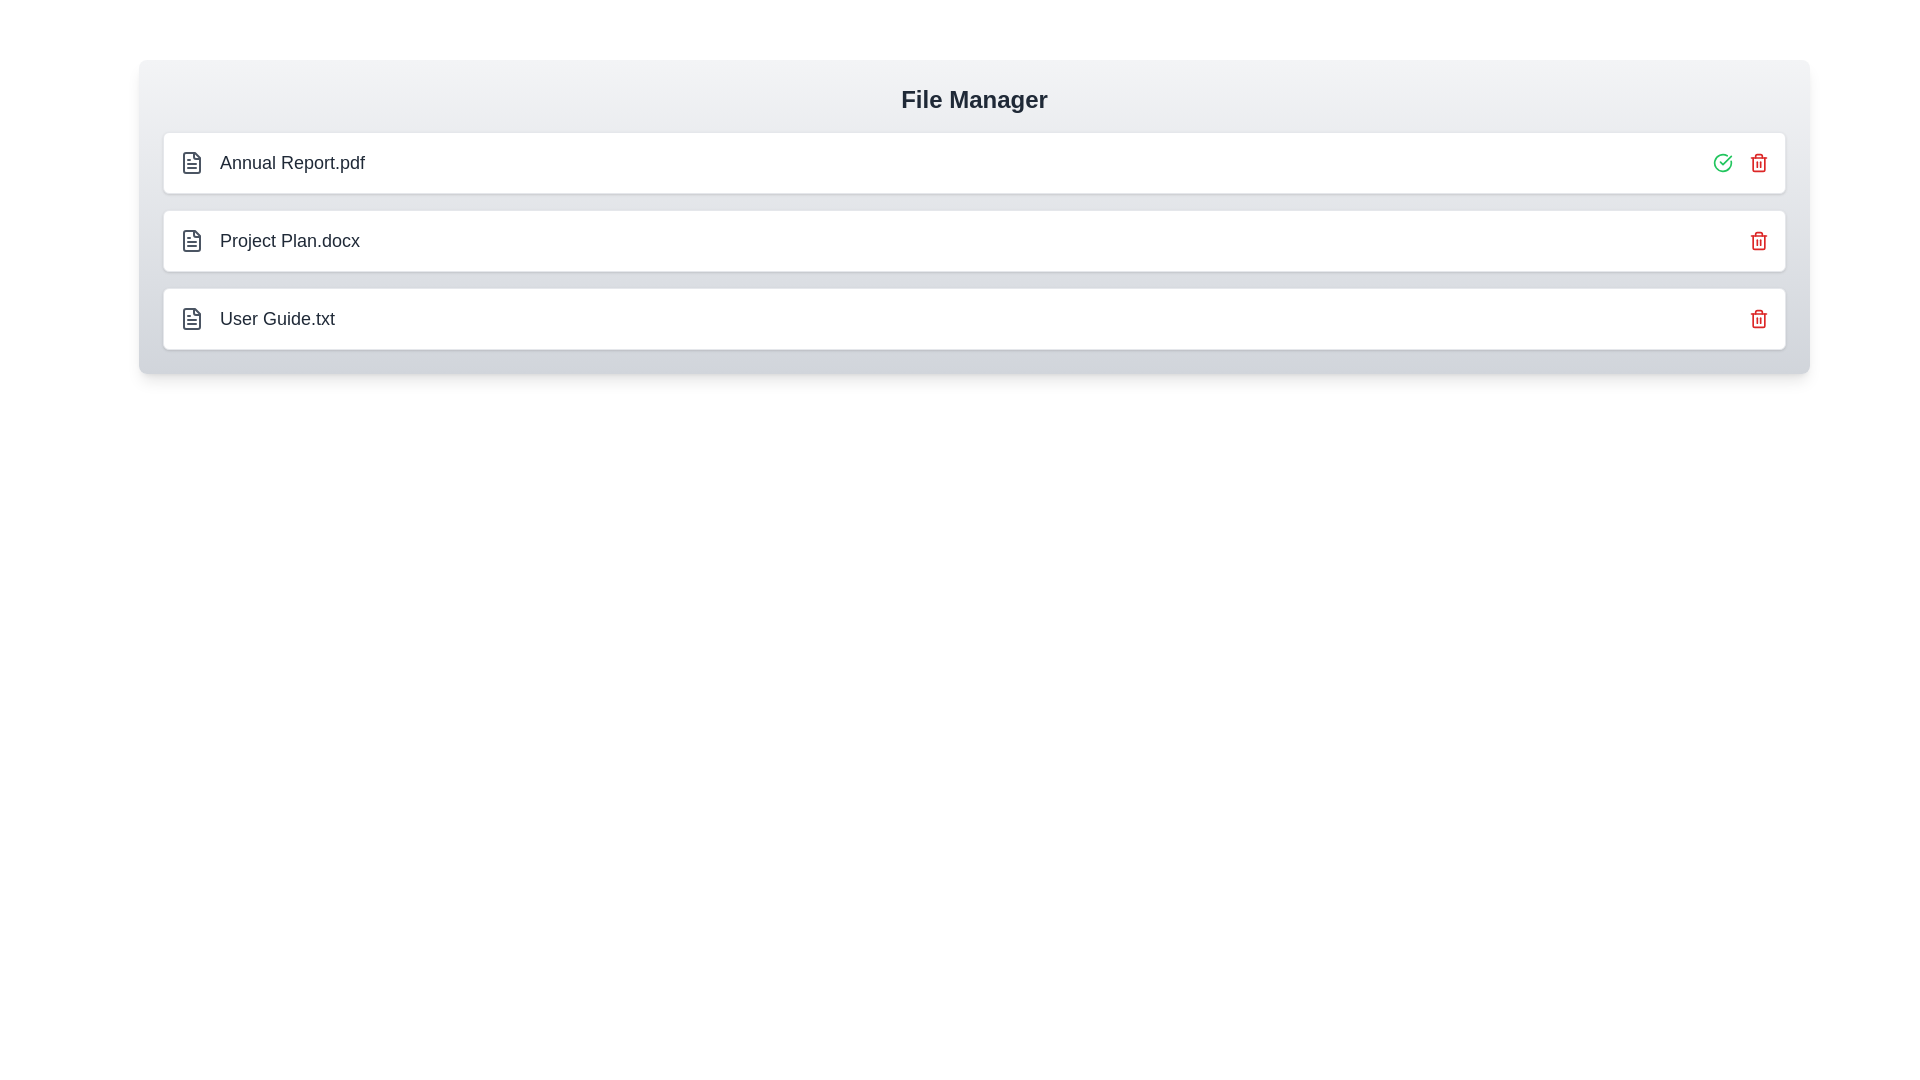  What do you see at coordinates (1757, 239) in the screenshot?
I see `the delete action icon represented by a red trash can image located at the far-right side of the 'Project Plan.docx' file entry` at bounding box center [1757, 239].